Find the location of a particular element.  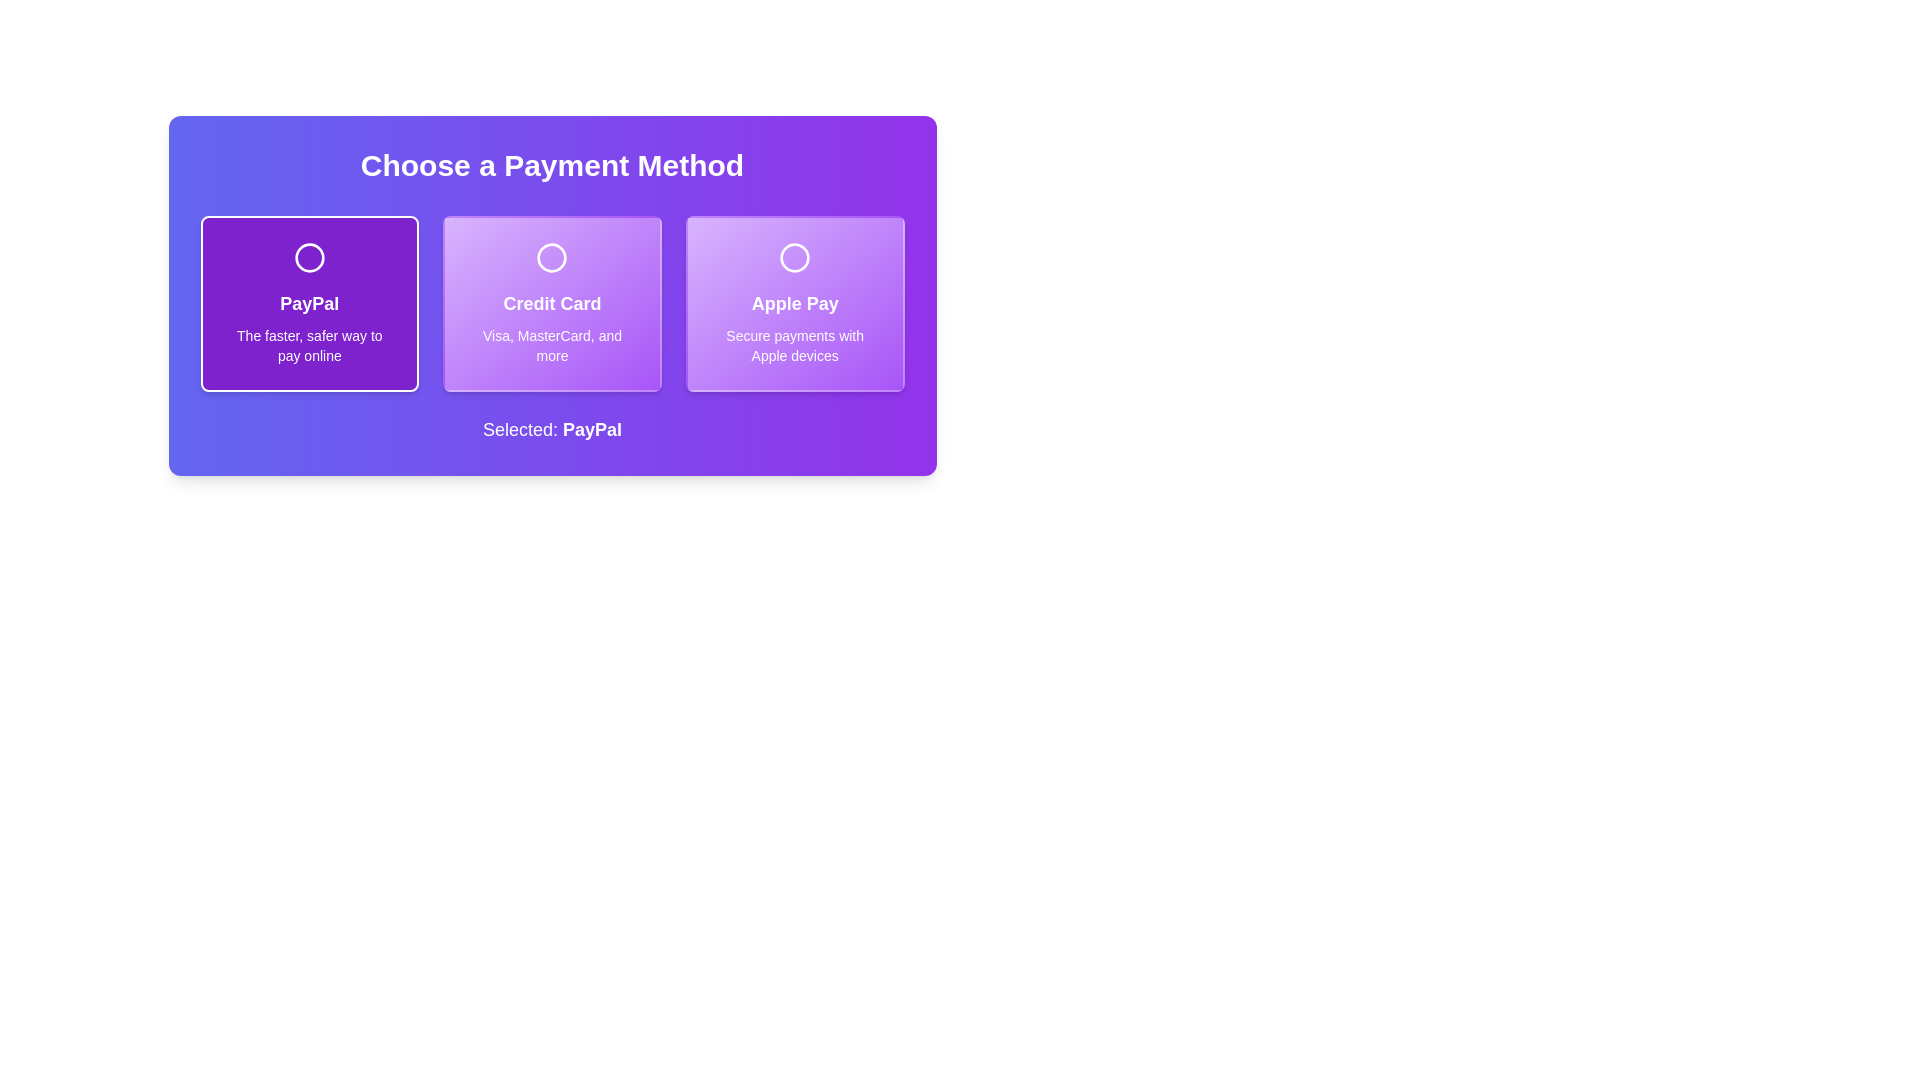

the 'Apple Pay' button, which is a rectangular card with a gradient purple background and a white circular icon at the top is located at coordinates (794, 304).